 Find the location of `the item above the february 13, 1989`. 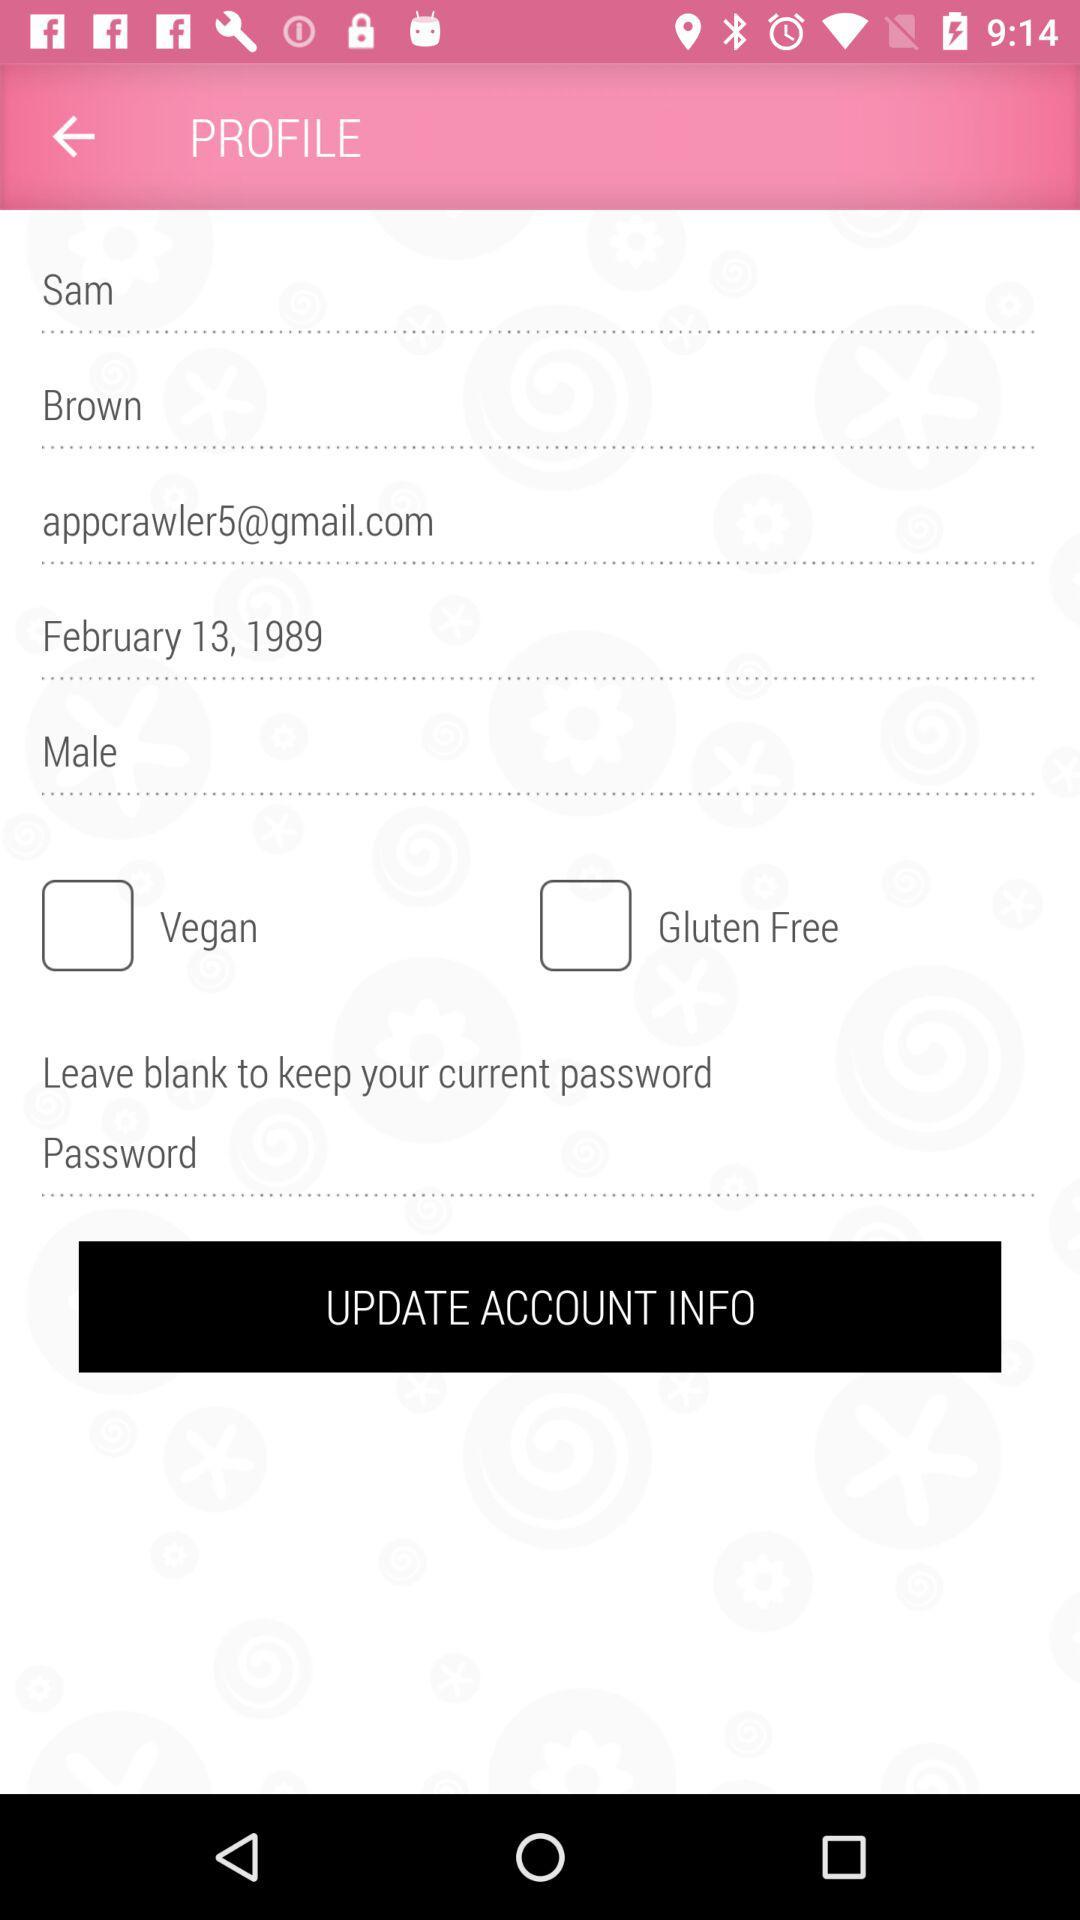

the item above the february 13, 1989 is located at coordinates (540, 529).